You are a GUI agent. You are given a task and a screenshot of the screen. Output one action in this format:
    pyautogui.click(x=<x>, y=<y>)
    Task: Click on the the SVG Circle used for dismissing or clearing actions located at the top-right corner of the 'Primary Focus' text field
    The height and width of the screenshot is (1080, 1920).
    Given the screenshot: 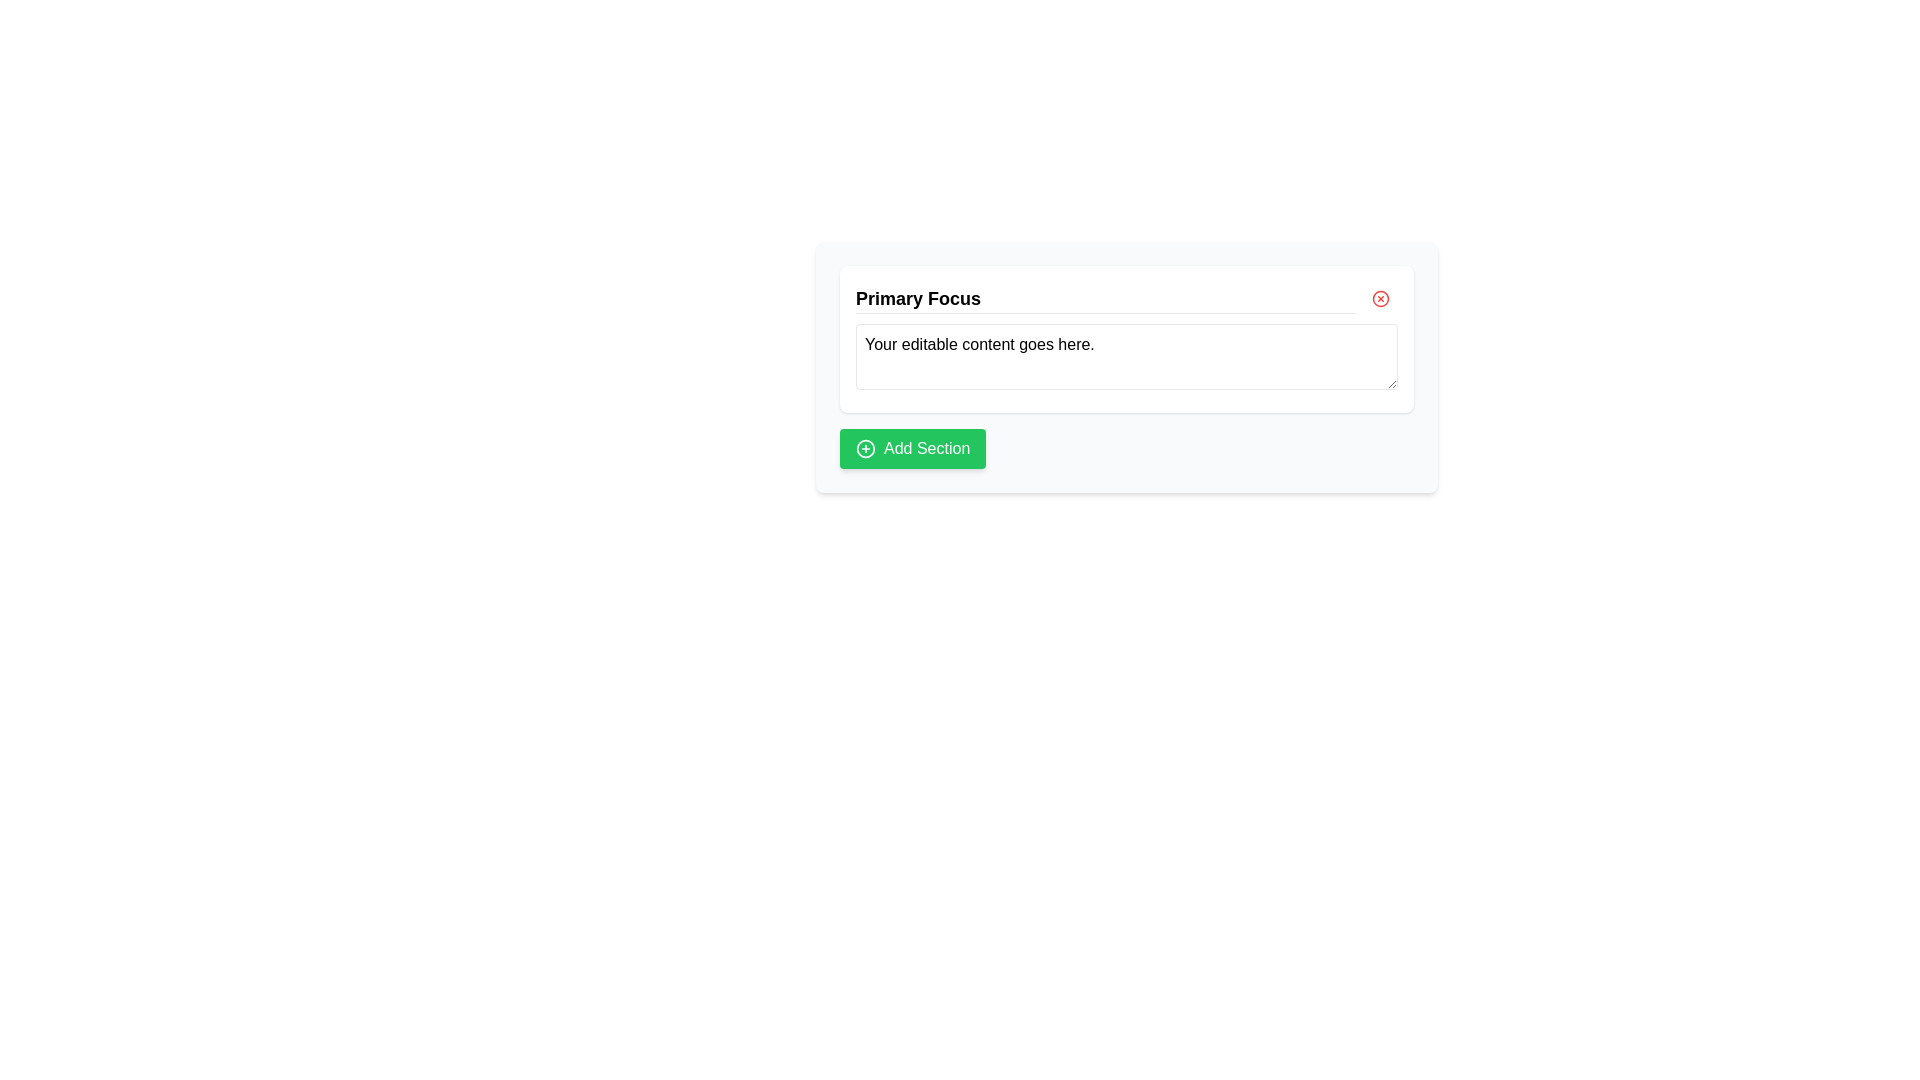 What is the action you would take?
    pyautogui.click(x=1380, y=299)
    